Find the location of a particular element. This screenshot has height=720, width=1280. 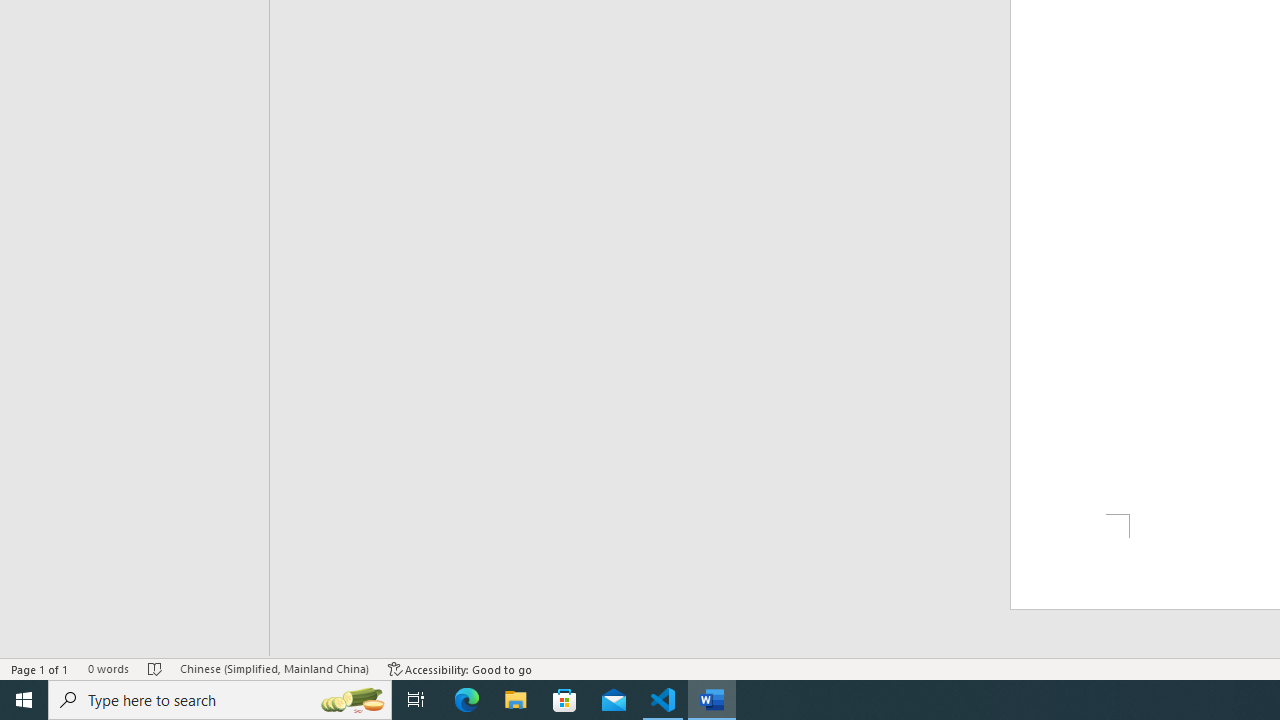

'Spelling and Grammar Check No Errors' is located at coordinates (154, 669).